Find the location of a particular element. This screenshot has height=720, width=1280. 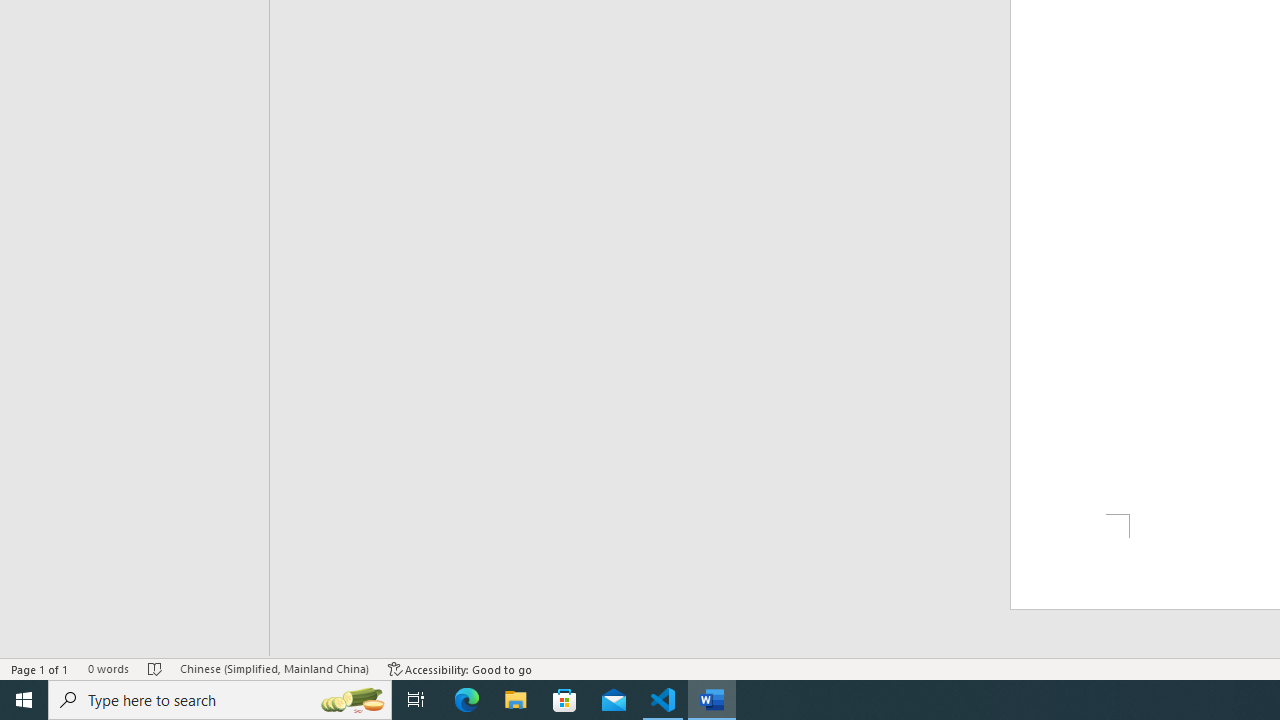

'Spelling and Grammar Check No Errors' is located at coordinates (154, 669).